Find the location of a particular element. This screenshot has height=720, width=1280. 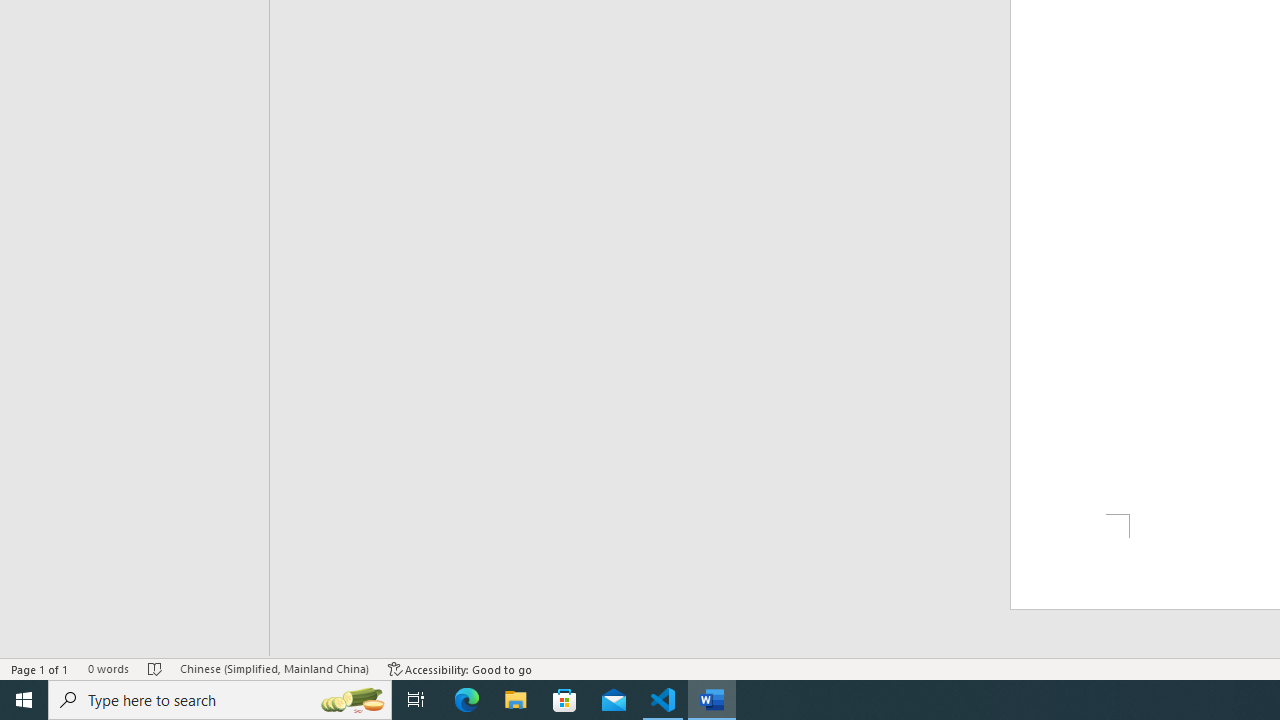

'Spelling and Grammar Check No Errors' is located at coordinates (154, 669).